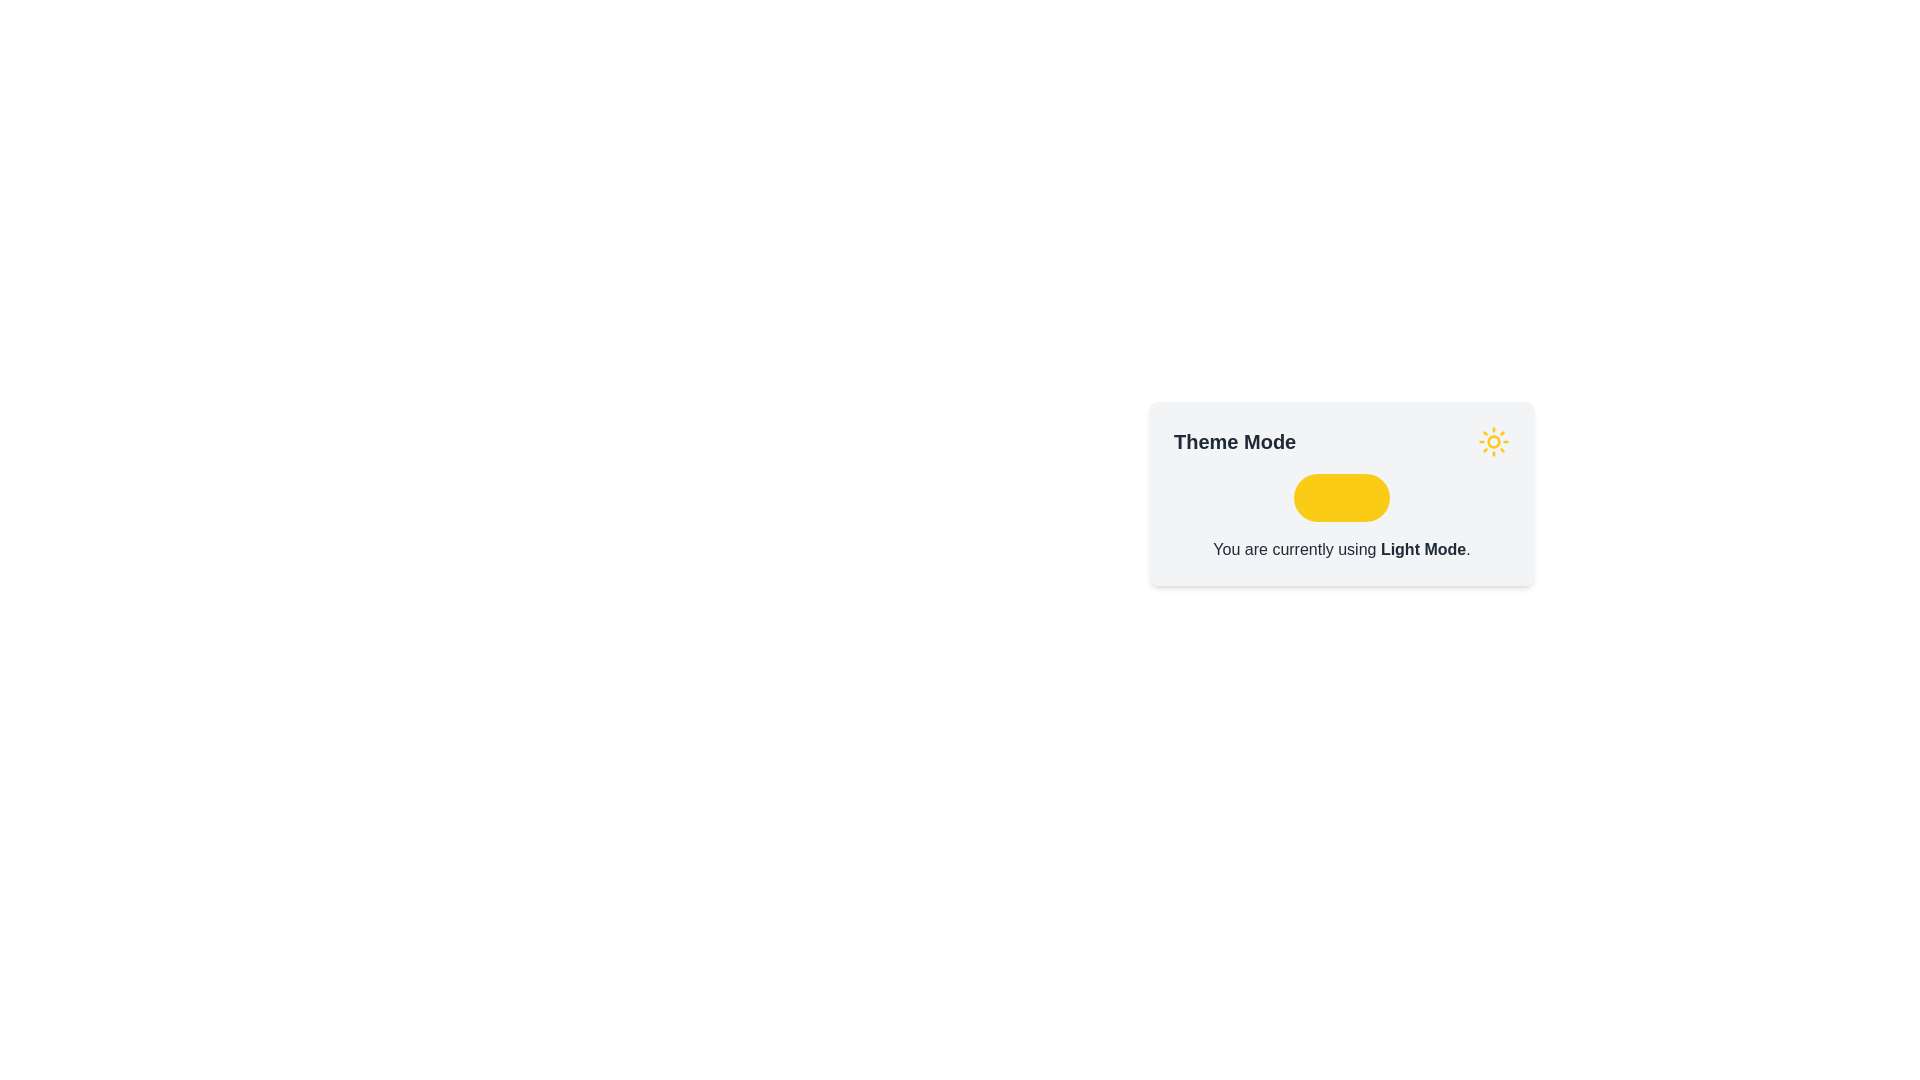 This screenshot has width=1920, height=1080. Describe the element at coordinates (1493, 441) in the screenshot. I see `the visual representation of the sun icon's central circle, which indicates the current light mode or brightness theme, located at the top-right corner of the 'Theme Mode' card` at that location.